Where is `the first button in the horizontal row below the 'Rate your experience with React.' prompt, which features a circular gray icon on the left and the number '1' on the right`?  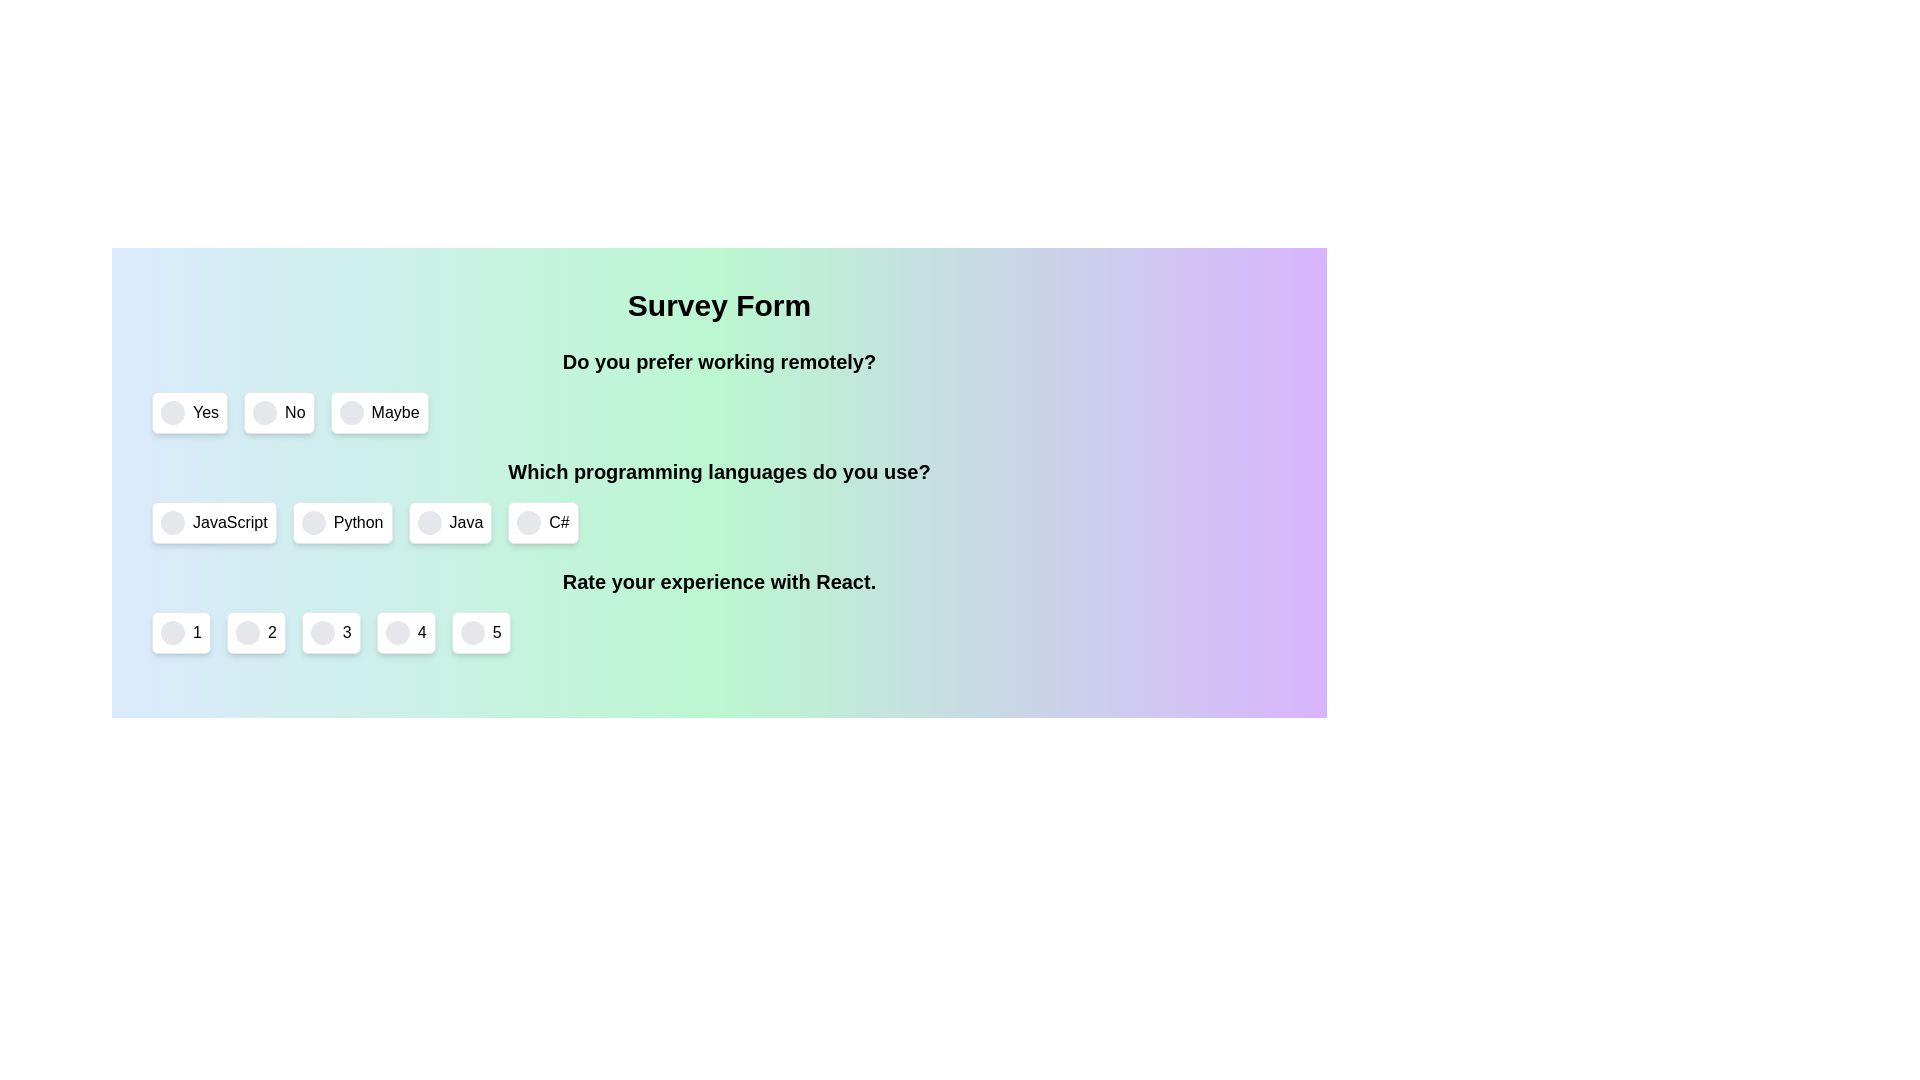
the first button in the horizontal row below the 'Rate your experience with React.' prompt, which features a circular gray icon on the left and the number '1' on the right is located at coordinates (181, 632).